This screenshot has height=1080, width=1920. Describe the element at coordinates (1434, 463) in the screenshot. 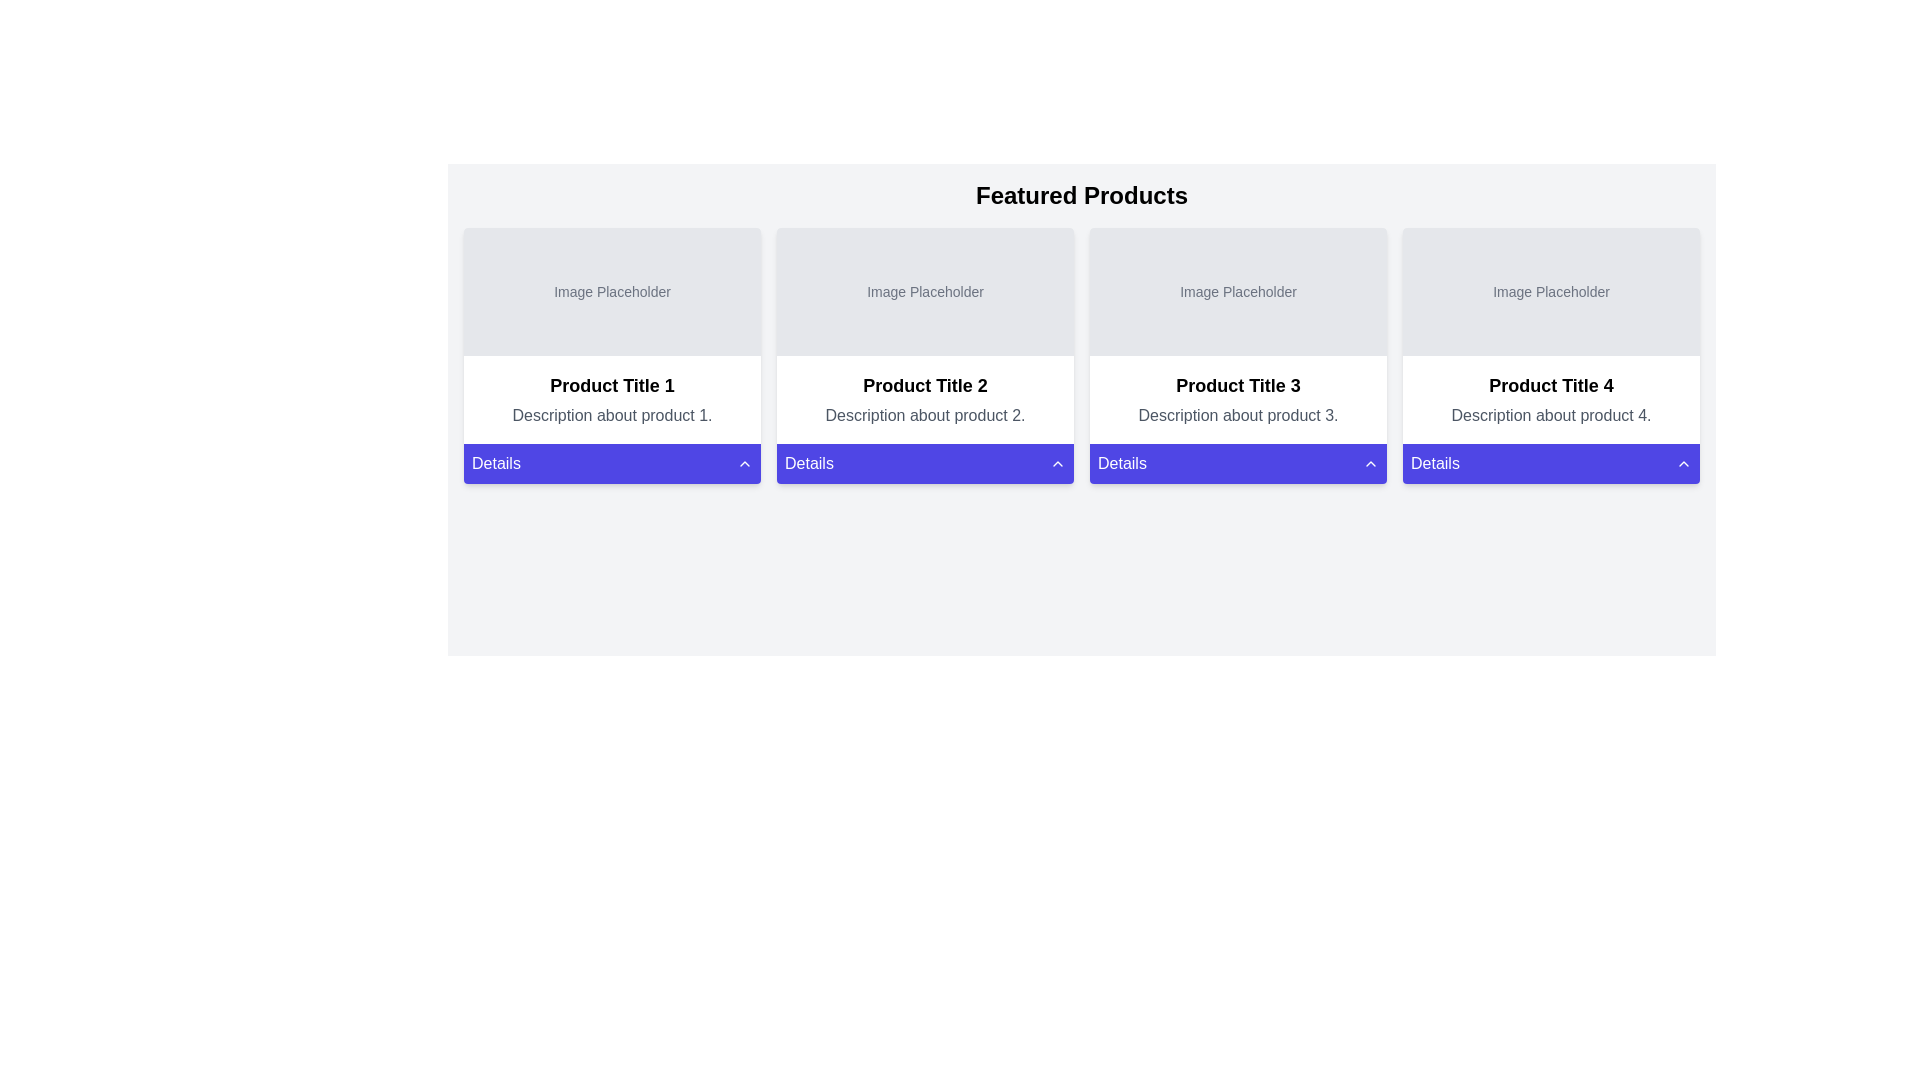

I see `the 'Details' text label, which is styled in white text on a blue background, located at the bottom of the fourth card in a horizontal layout` at that location.